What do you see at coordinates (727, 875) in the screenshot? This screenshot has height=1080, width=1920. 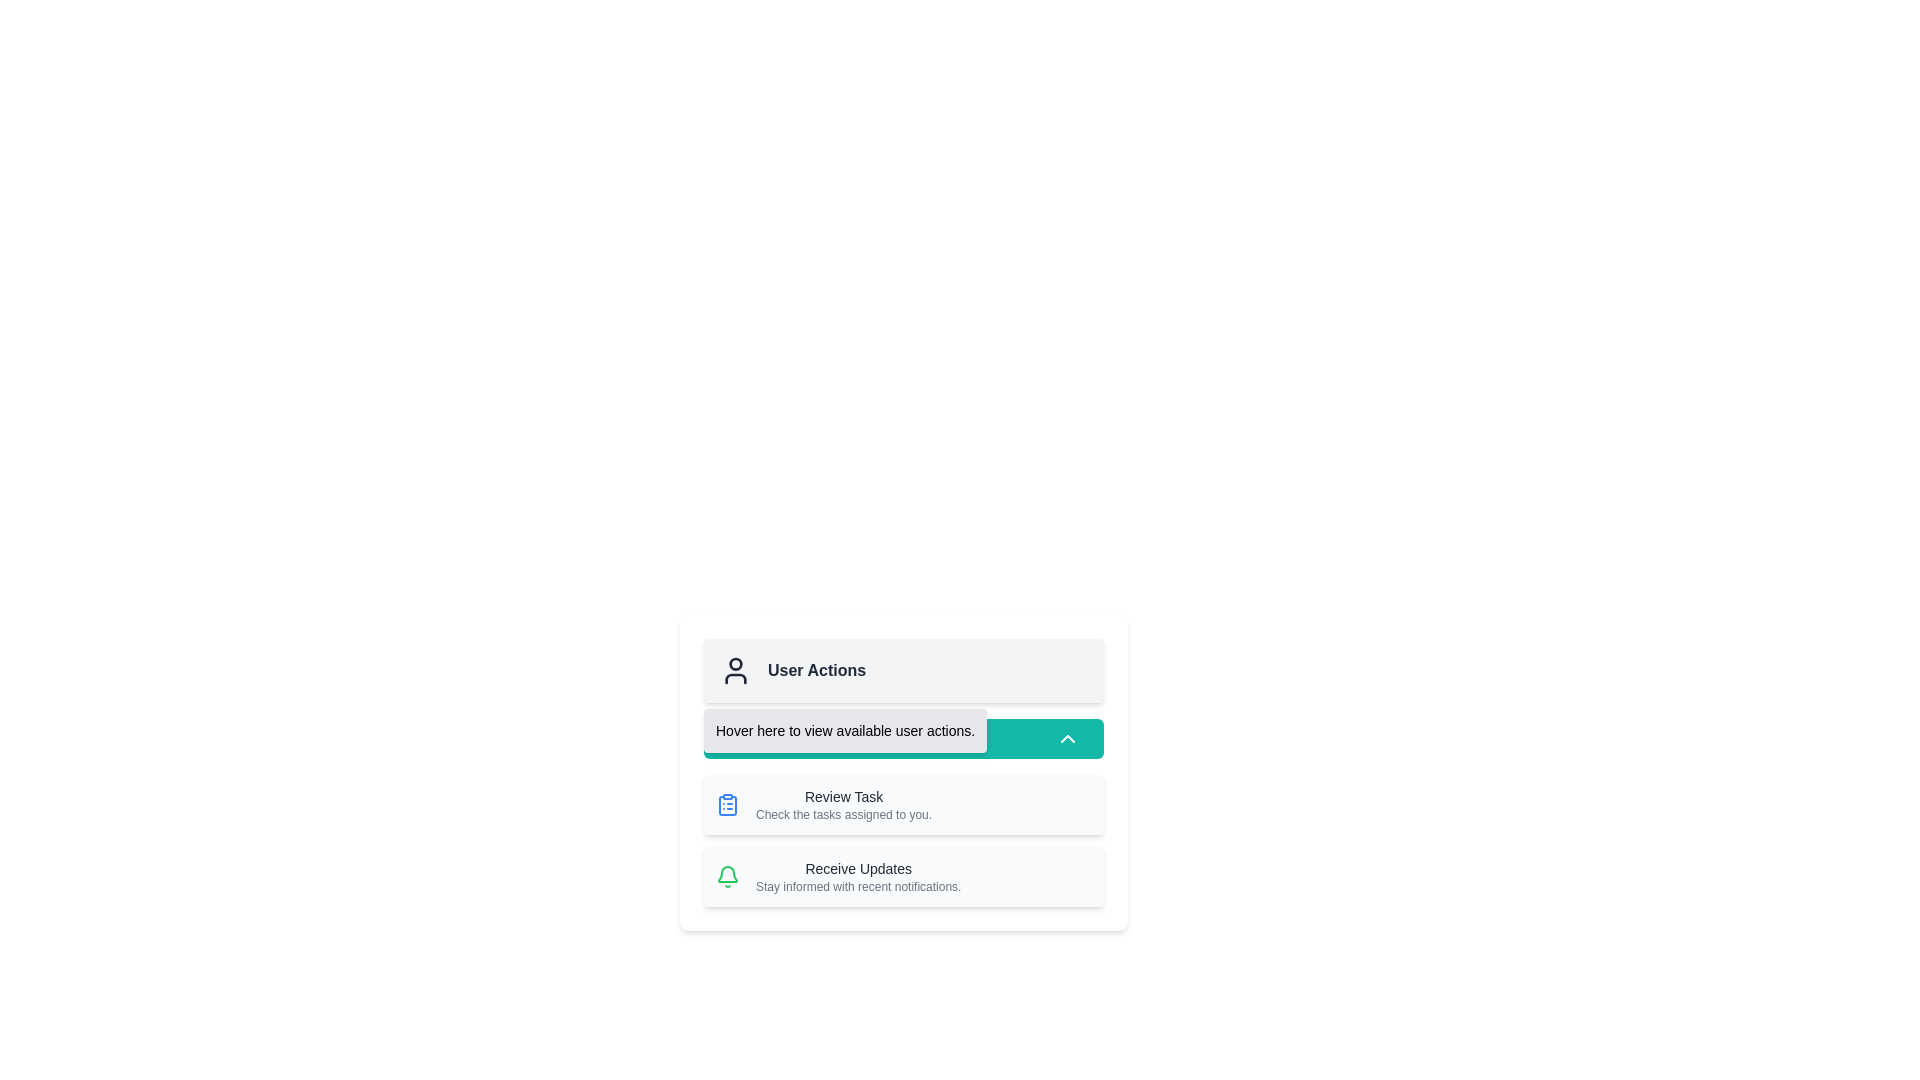 I see `the bell icon located at the bottom left of the 'Receive Updates' section, which serves as a notification symbol` at bounding box center [727, 875].